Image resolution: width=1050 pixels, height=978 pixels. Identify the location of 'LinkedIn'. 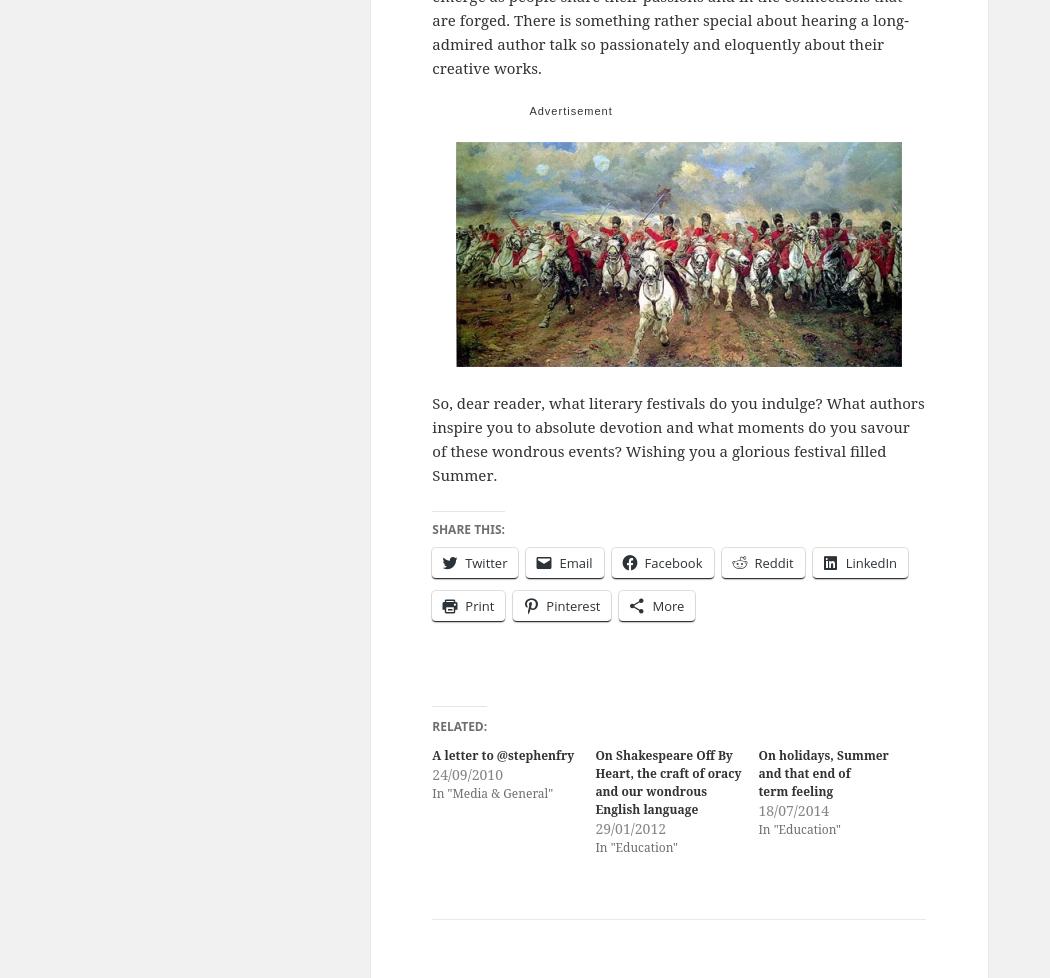
(869, 561).